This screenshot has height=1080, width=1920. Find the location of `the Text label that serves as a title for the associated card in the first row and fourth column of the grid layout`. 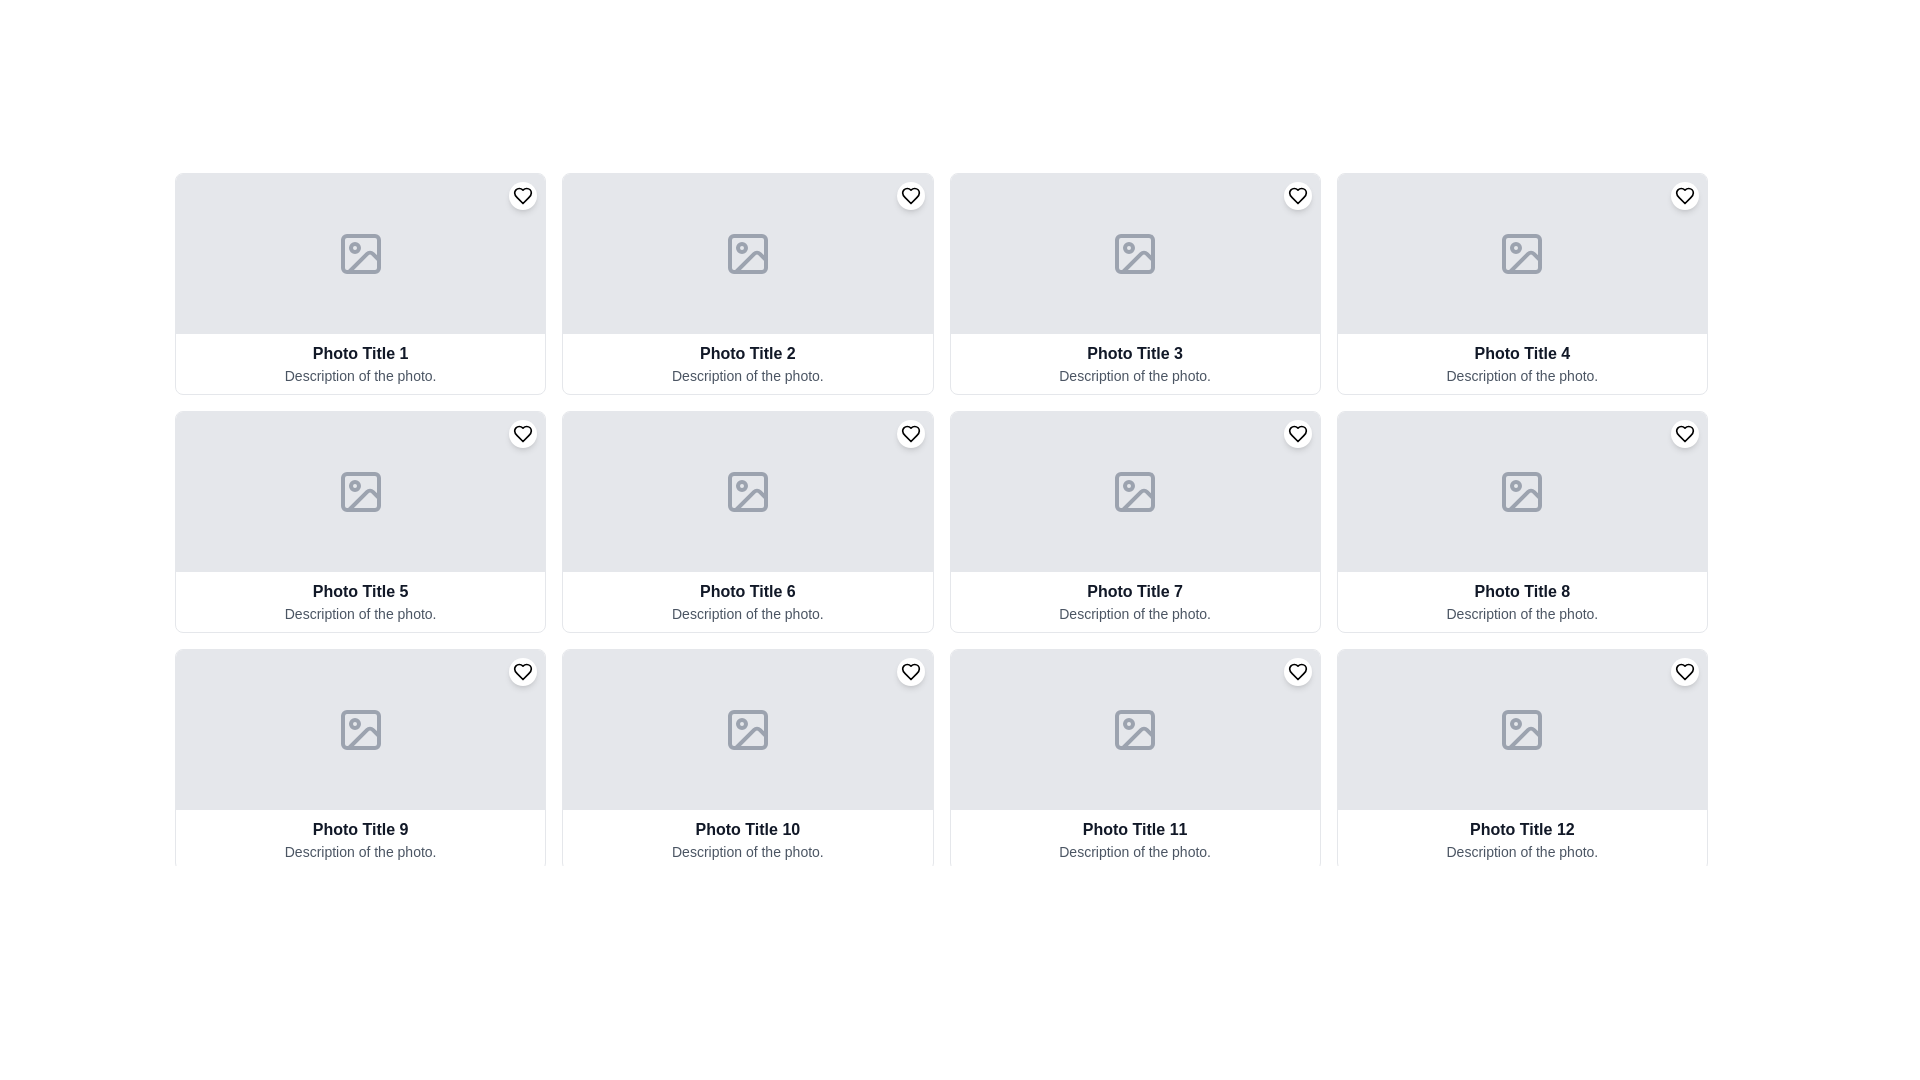

the Text label that serves as a title for the associated card in the first row and fourth column of the grid layout is located at coordinates (1521, 353).